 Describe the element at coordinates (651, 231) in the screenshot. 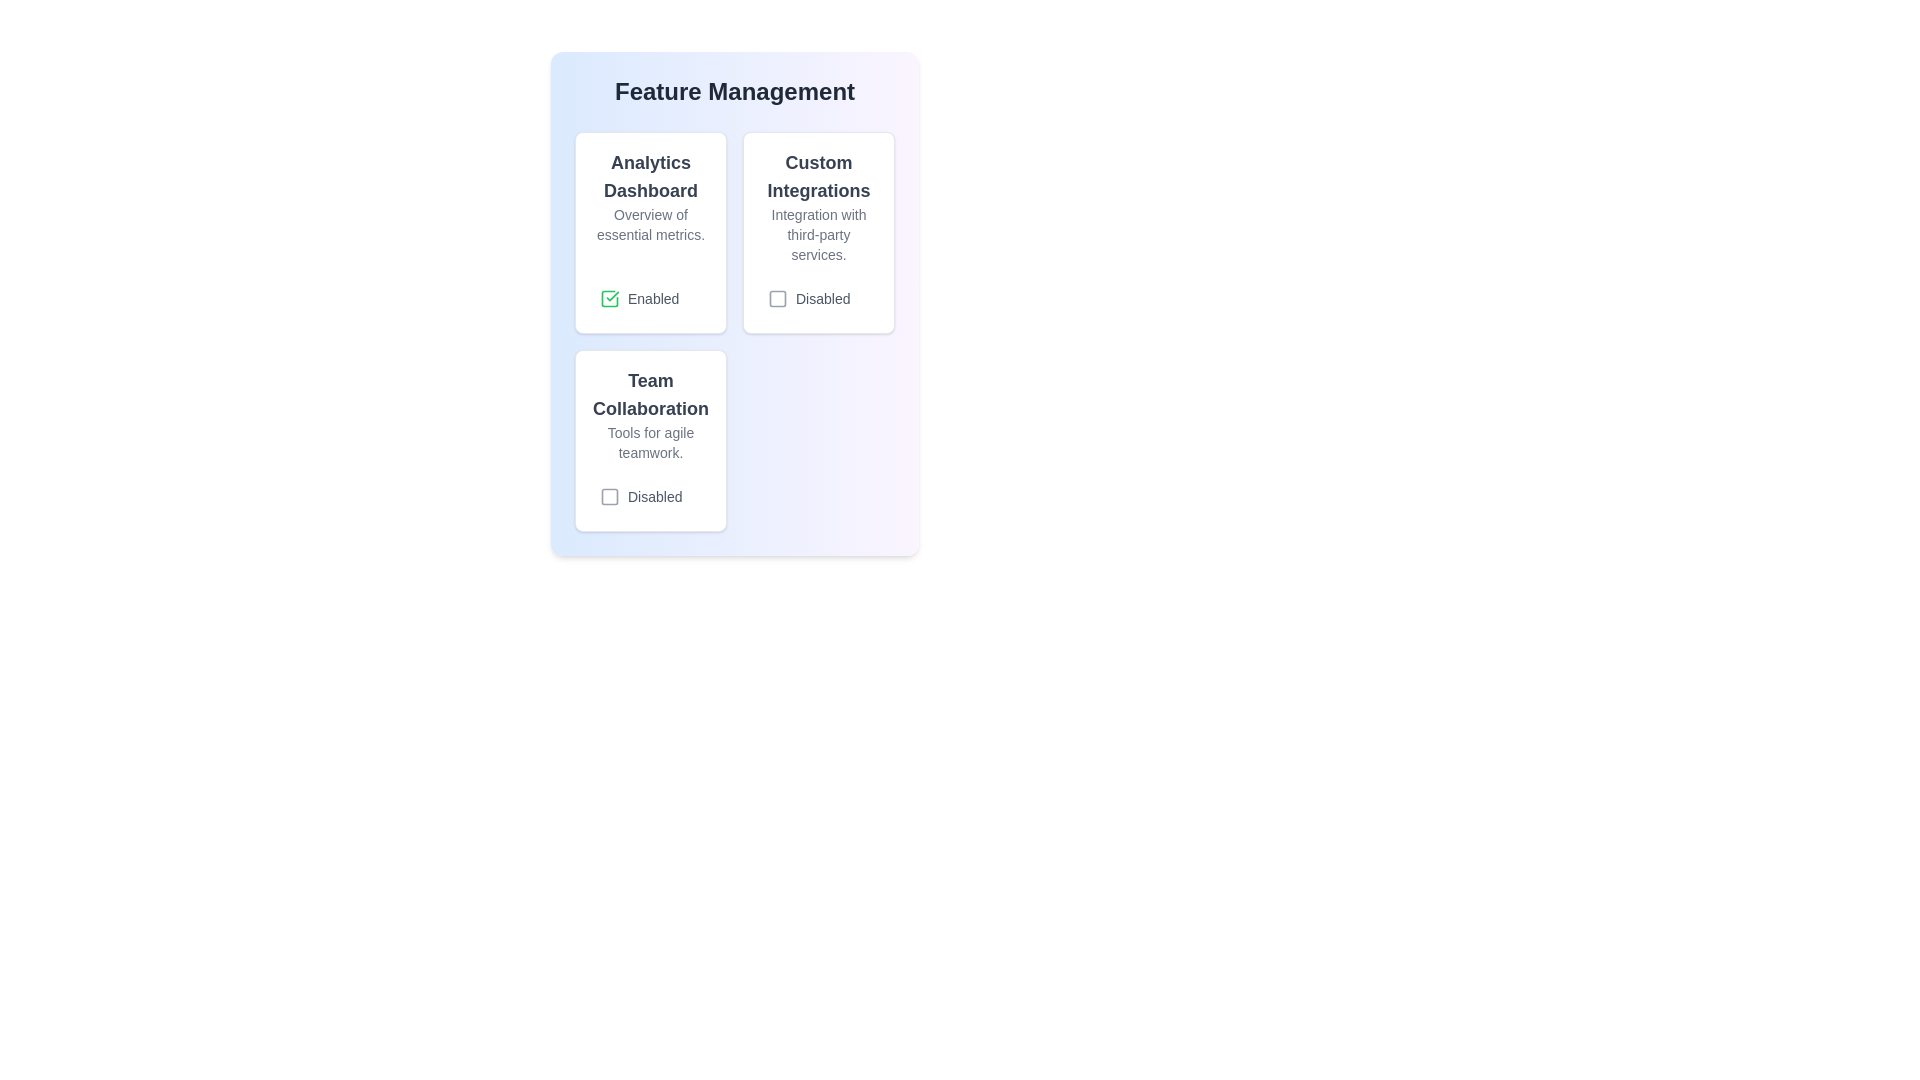

I see `the 'Analytics Dashboard' information card located in the upper-left corner of the grid layout to activate hover effects` at that location.